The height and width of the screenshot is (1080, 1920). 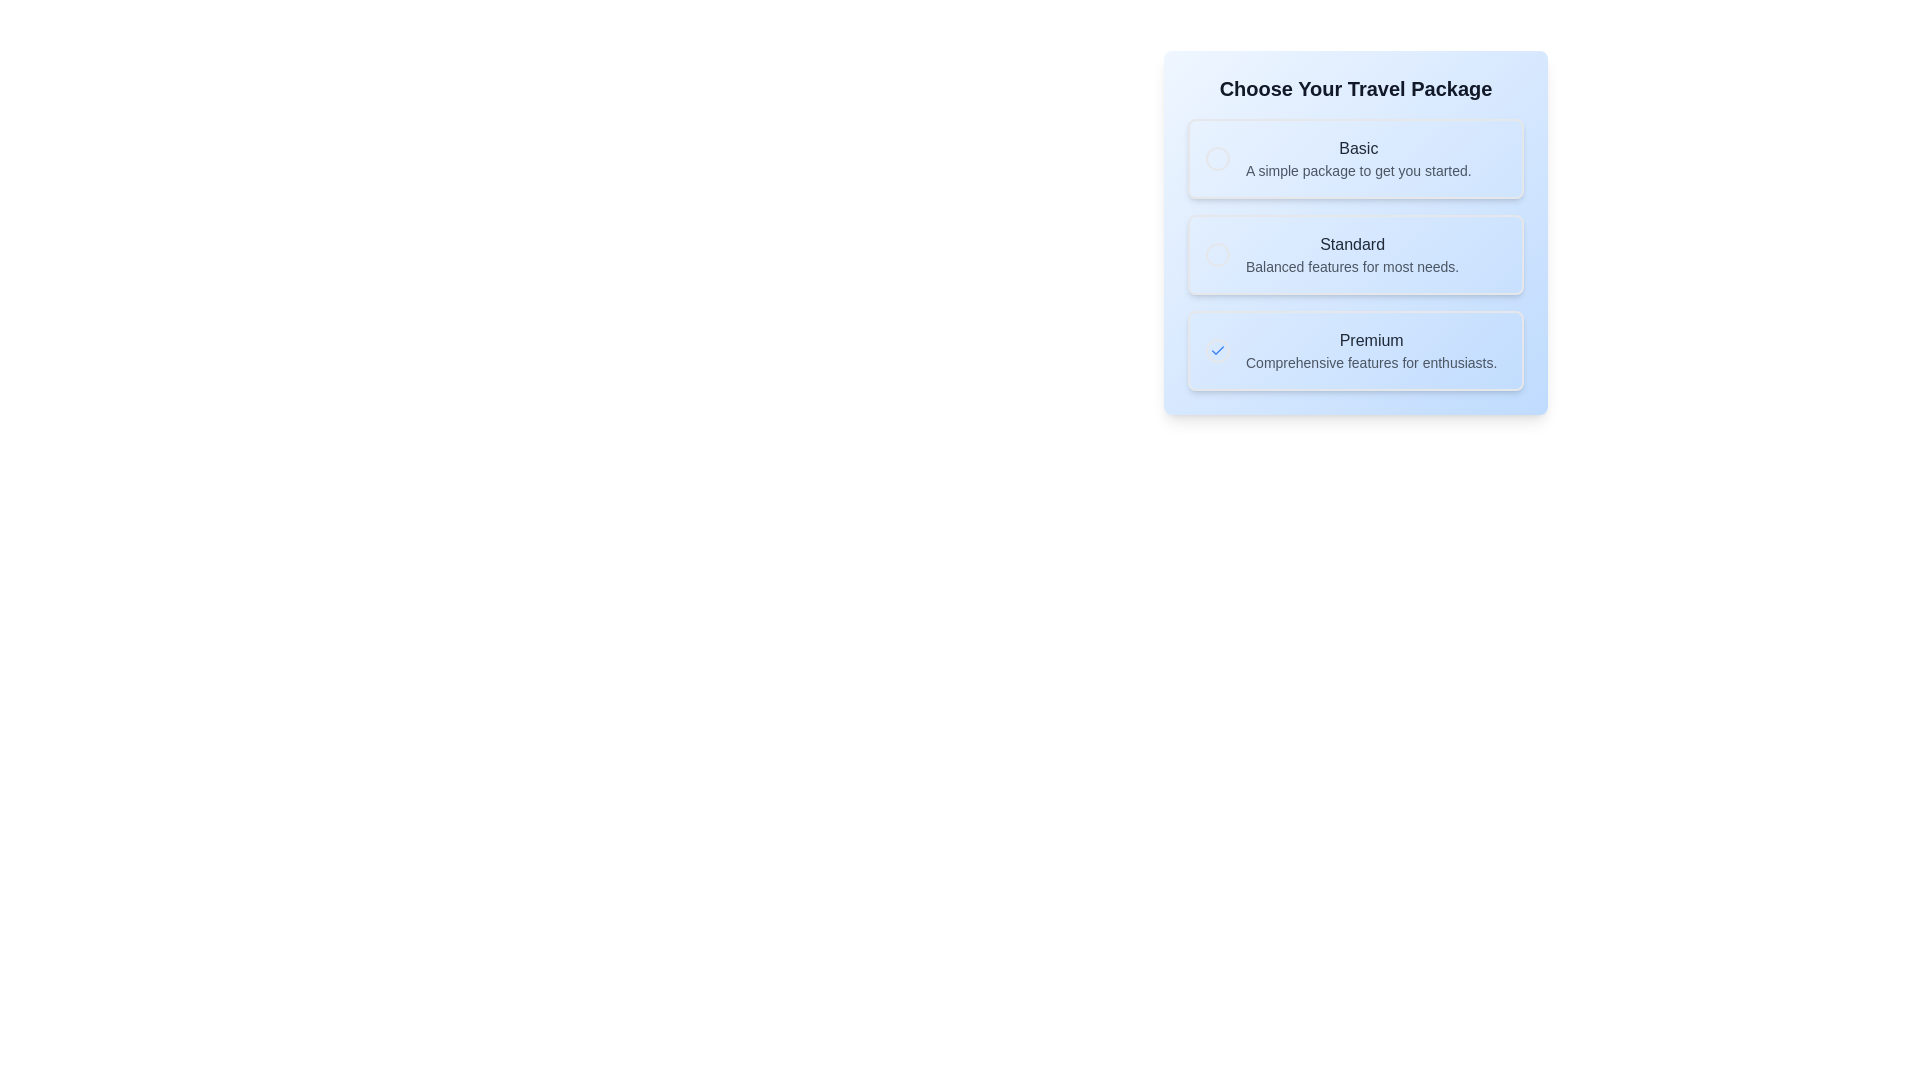 I want to click on the center of the 'Standard' travel package radio button, so click(x=1217, y=253).